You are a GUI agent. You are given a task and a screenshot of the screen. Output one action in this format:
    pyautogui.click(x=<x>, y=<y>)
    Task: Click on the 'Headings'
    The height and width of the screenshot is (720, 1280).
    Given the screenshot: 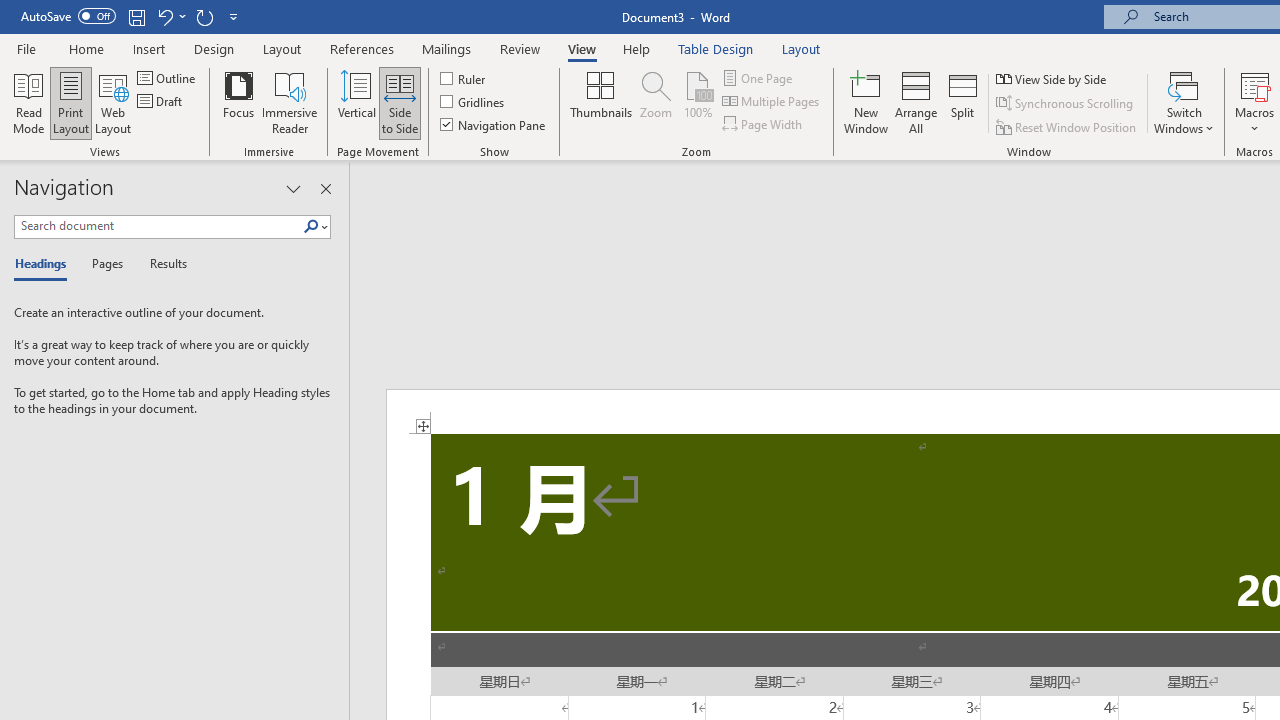 What is the action you would take?
    pyautogui.click(x=45, y=264)
    